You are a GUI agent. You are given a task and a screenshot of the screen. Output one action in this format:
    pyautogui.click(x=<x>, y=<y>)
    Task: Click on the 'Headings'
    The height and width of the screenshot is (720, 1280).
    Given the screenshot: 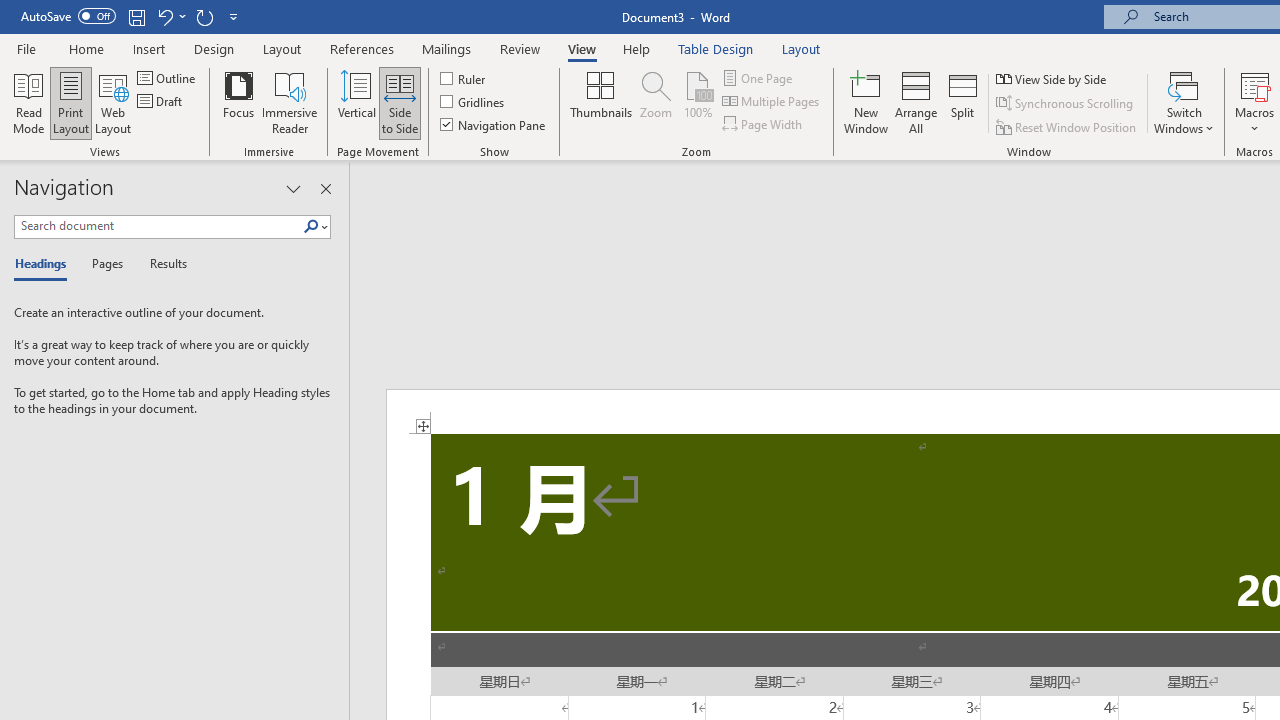 What is the action you would take?
    pyautogui.click(x=45, y=264)
    